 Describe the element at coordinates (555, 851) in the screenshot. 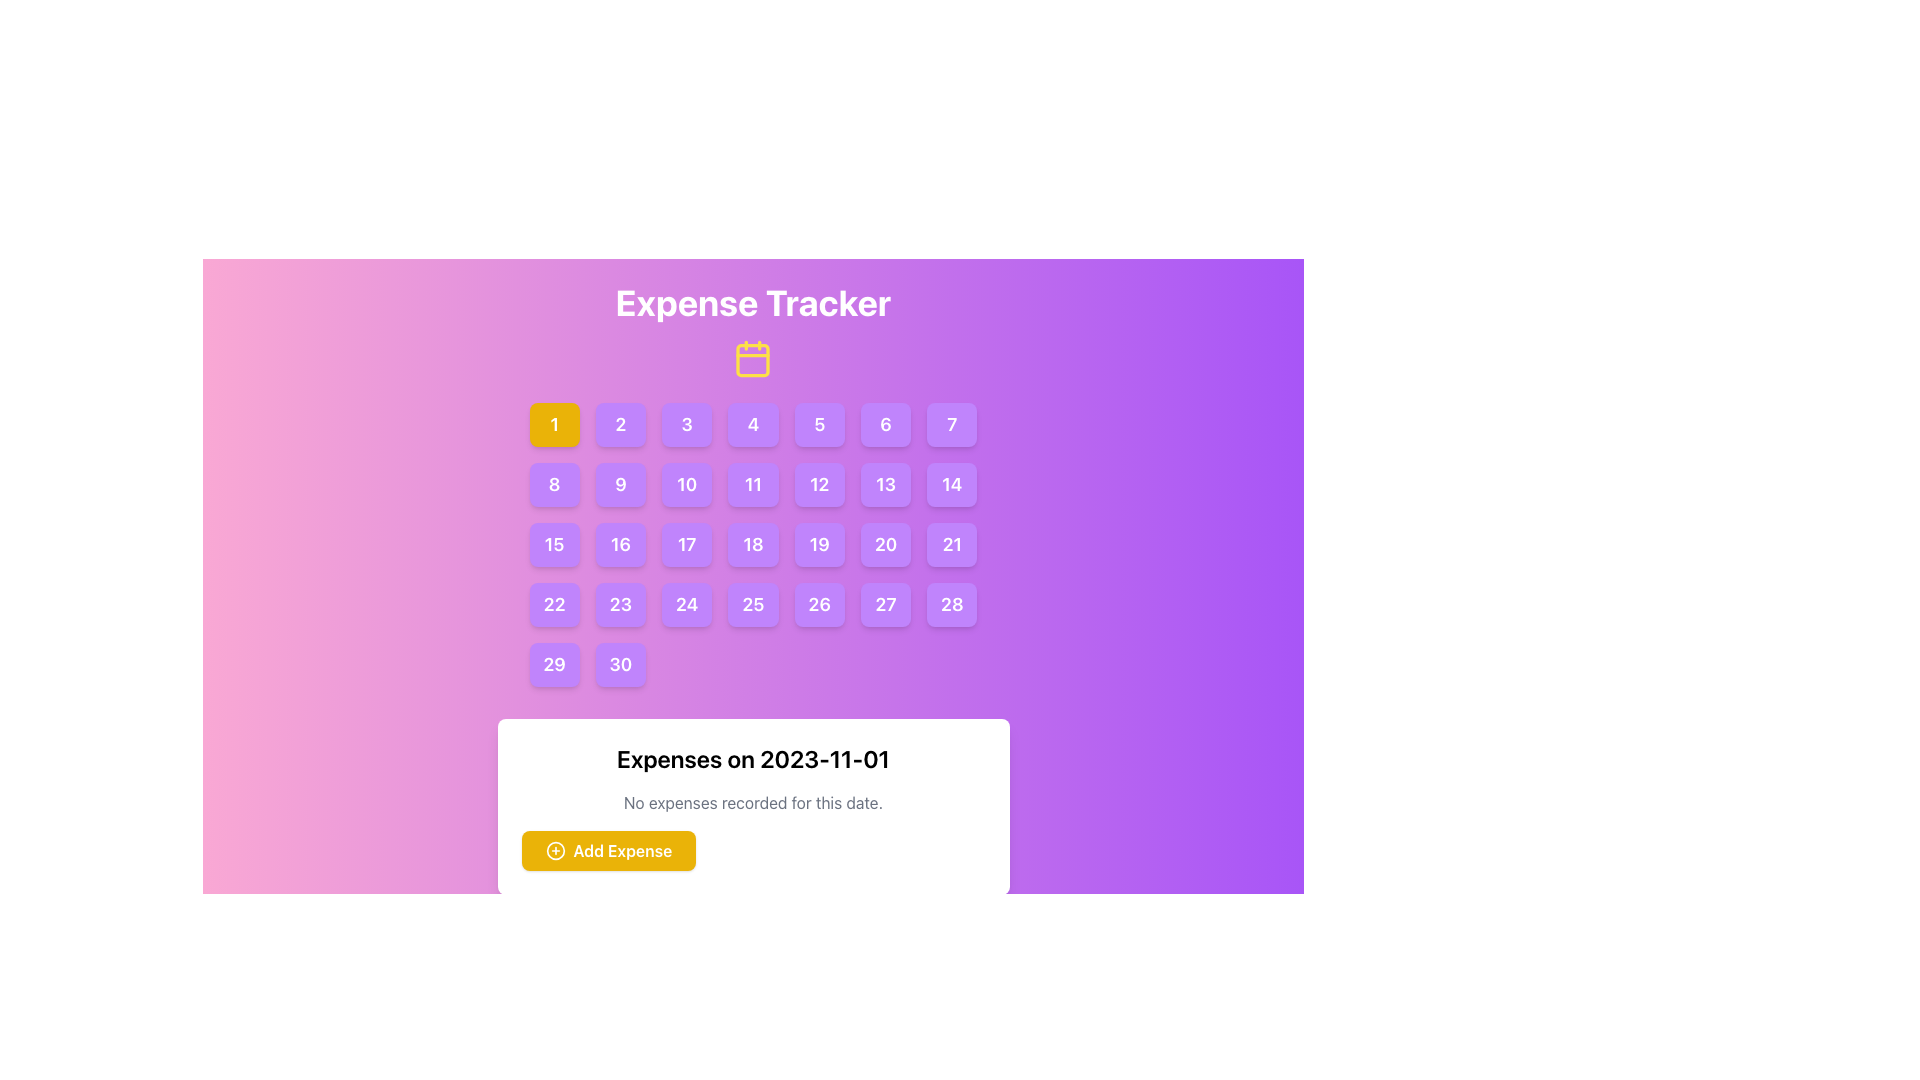

I see `the 'Add Expense' button which contains the decorative and functional icon representing the action of 'adding', located at the bottom-right corner of the interface` at that location.